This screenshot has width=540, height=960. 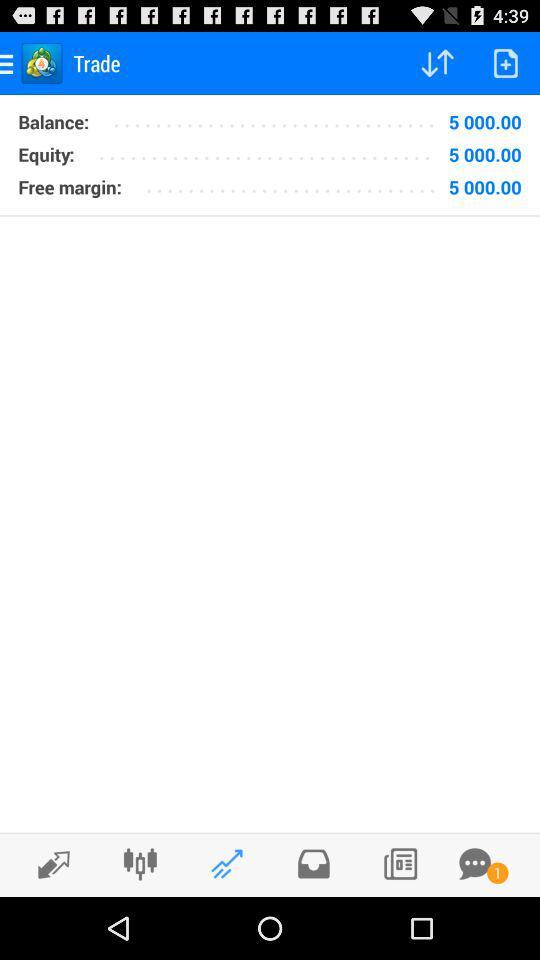 What do you see at coordinates (226, 863) in the screenshot?
I see `check line graph chart` at bounding box center [226, 863].